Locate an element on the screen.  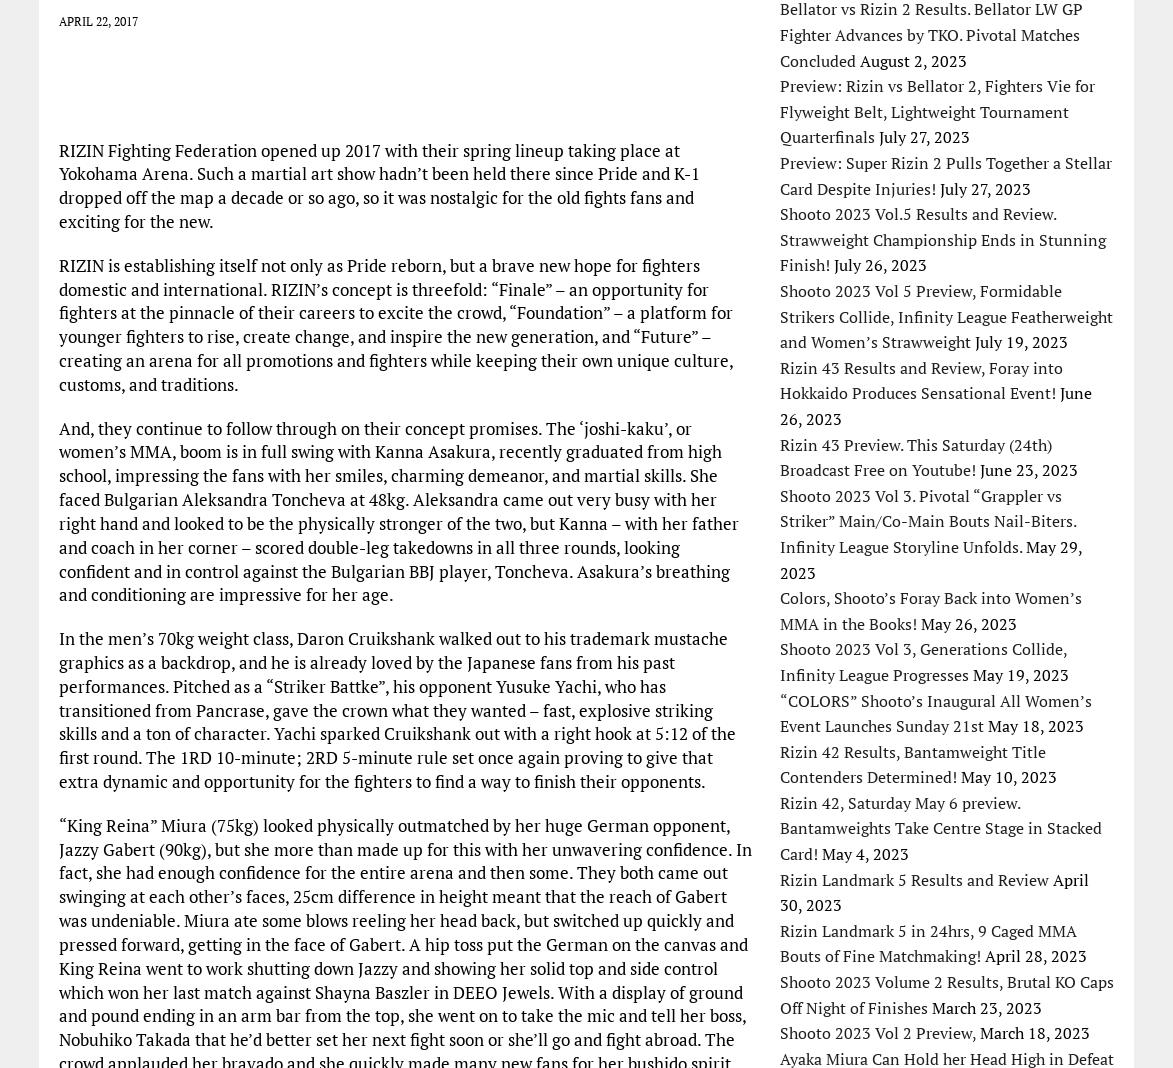
'March 23, 2023' is located at coordinates (985, 1007).